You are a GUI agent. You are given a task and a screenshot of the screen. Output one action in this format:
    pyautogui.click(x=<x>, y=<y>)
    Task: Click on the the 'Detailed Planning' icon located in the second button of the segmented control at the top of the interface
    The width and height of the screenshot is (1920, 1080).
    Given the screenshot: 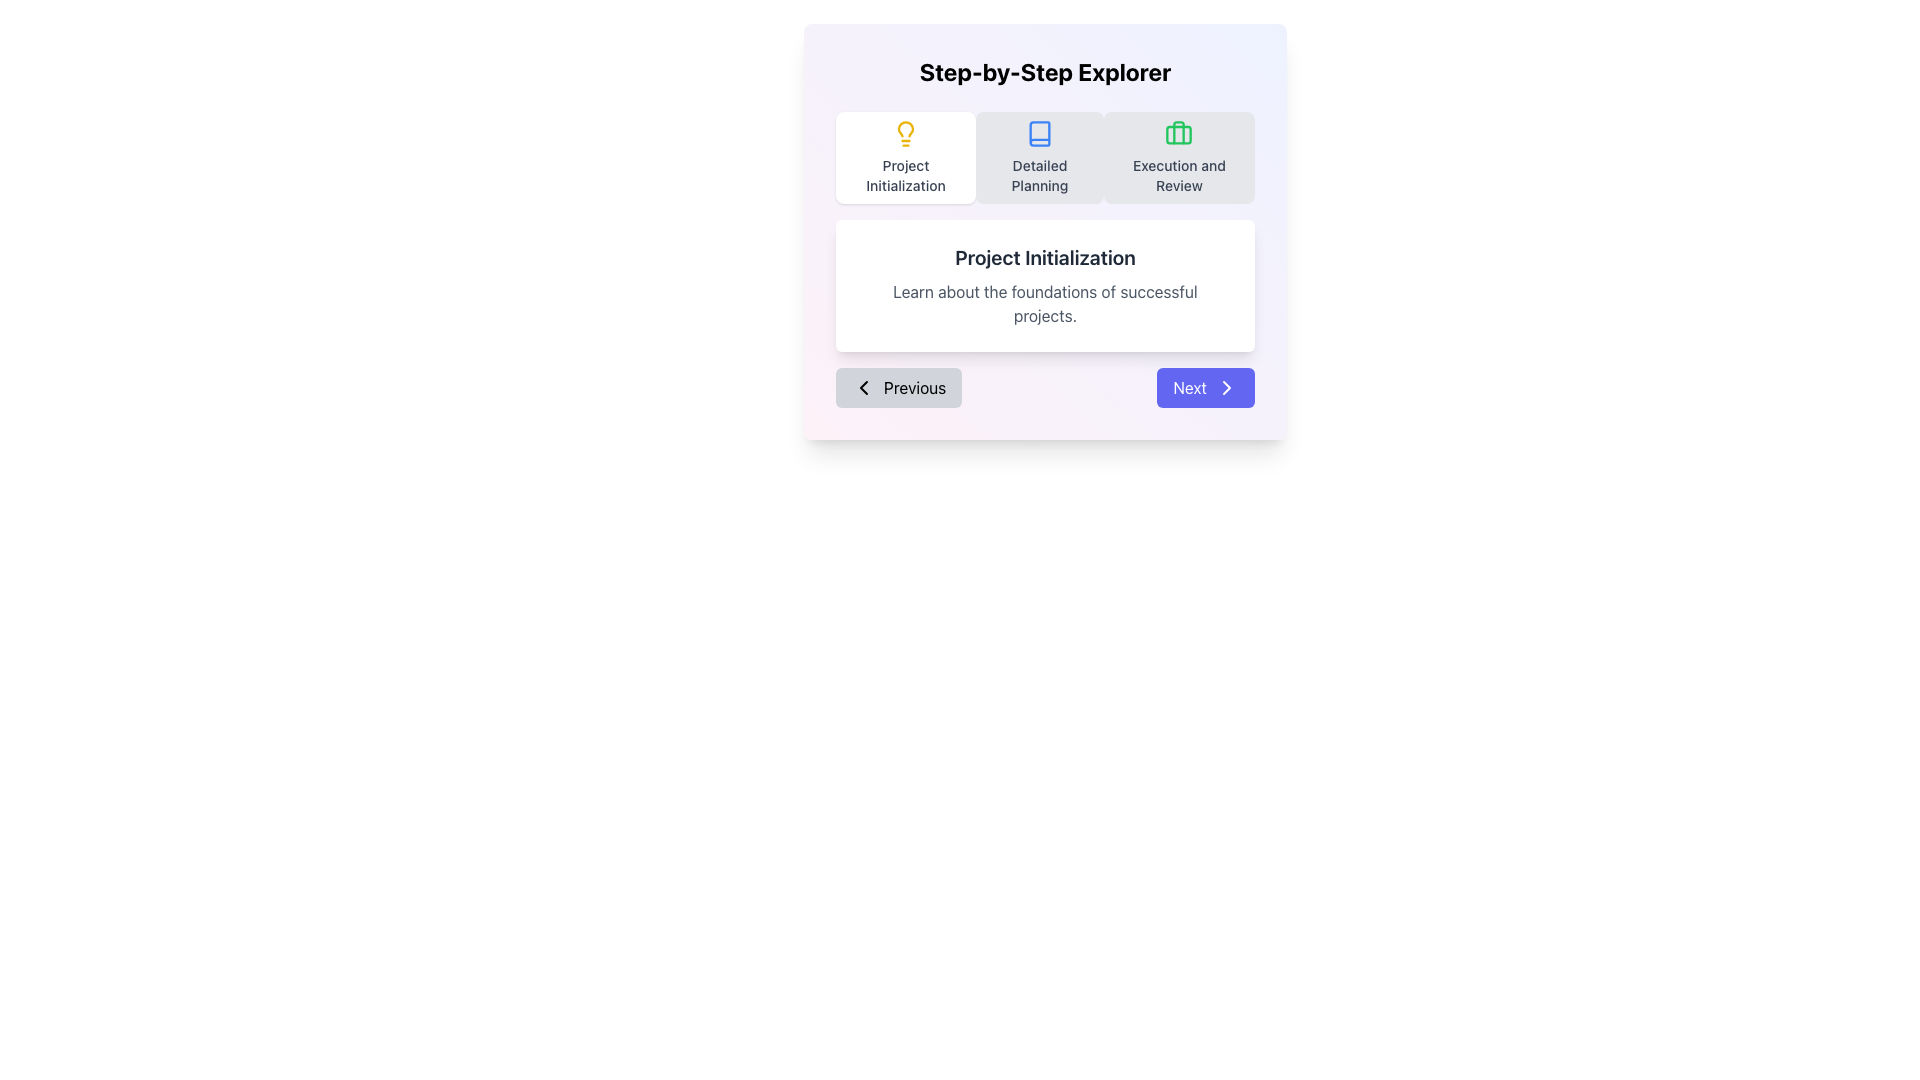 What is the action you would take?
    pyautogui.click(x=1040, y=134)
    